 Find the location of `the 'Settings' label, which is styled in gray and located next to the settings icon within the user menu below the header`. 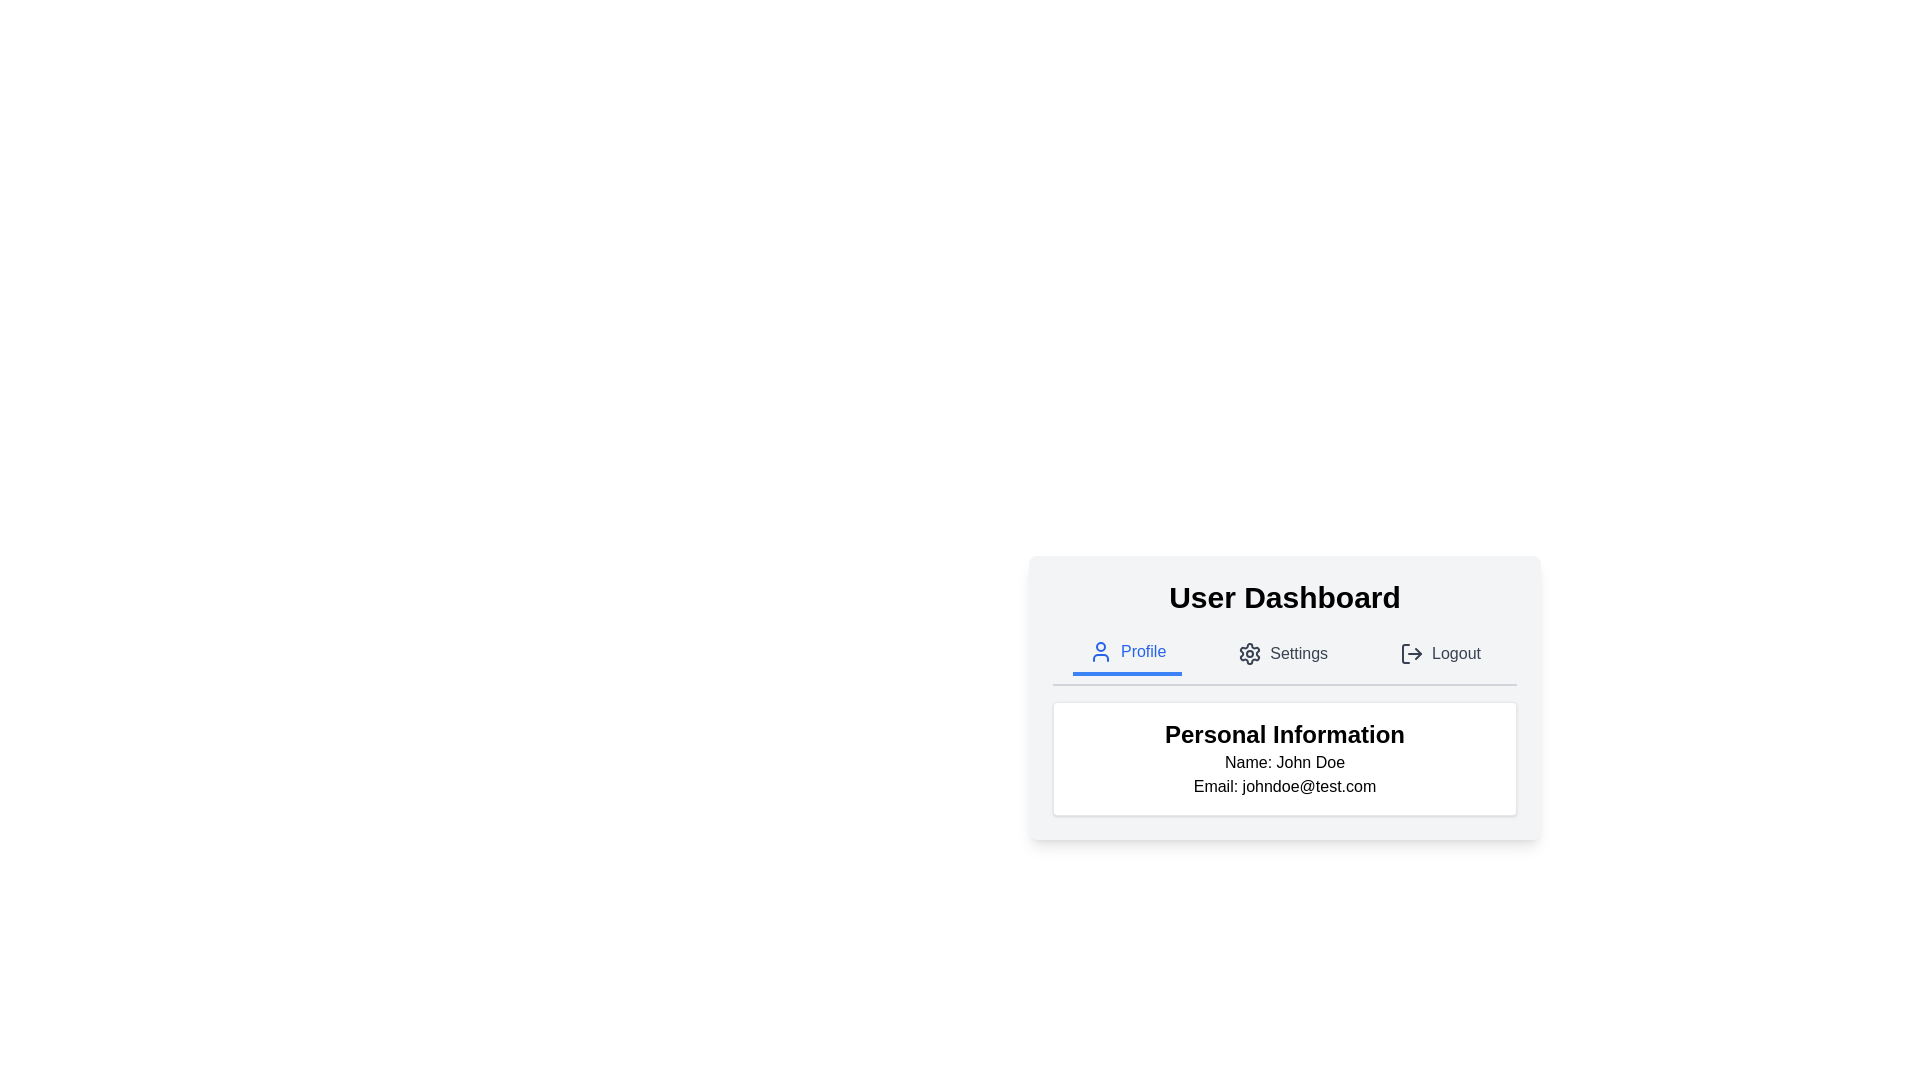

the 'Settings' label, which is styled in gray and located next to the settings icon within the user menu below the header is located at coordinates (1299, 654).